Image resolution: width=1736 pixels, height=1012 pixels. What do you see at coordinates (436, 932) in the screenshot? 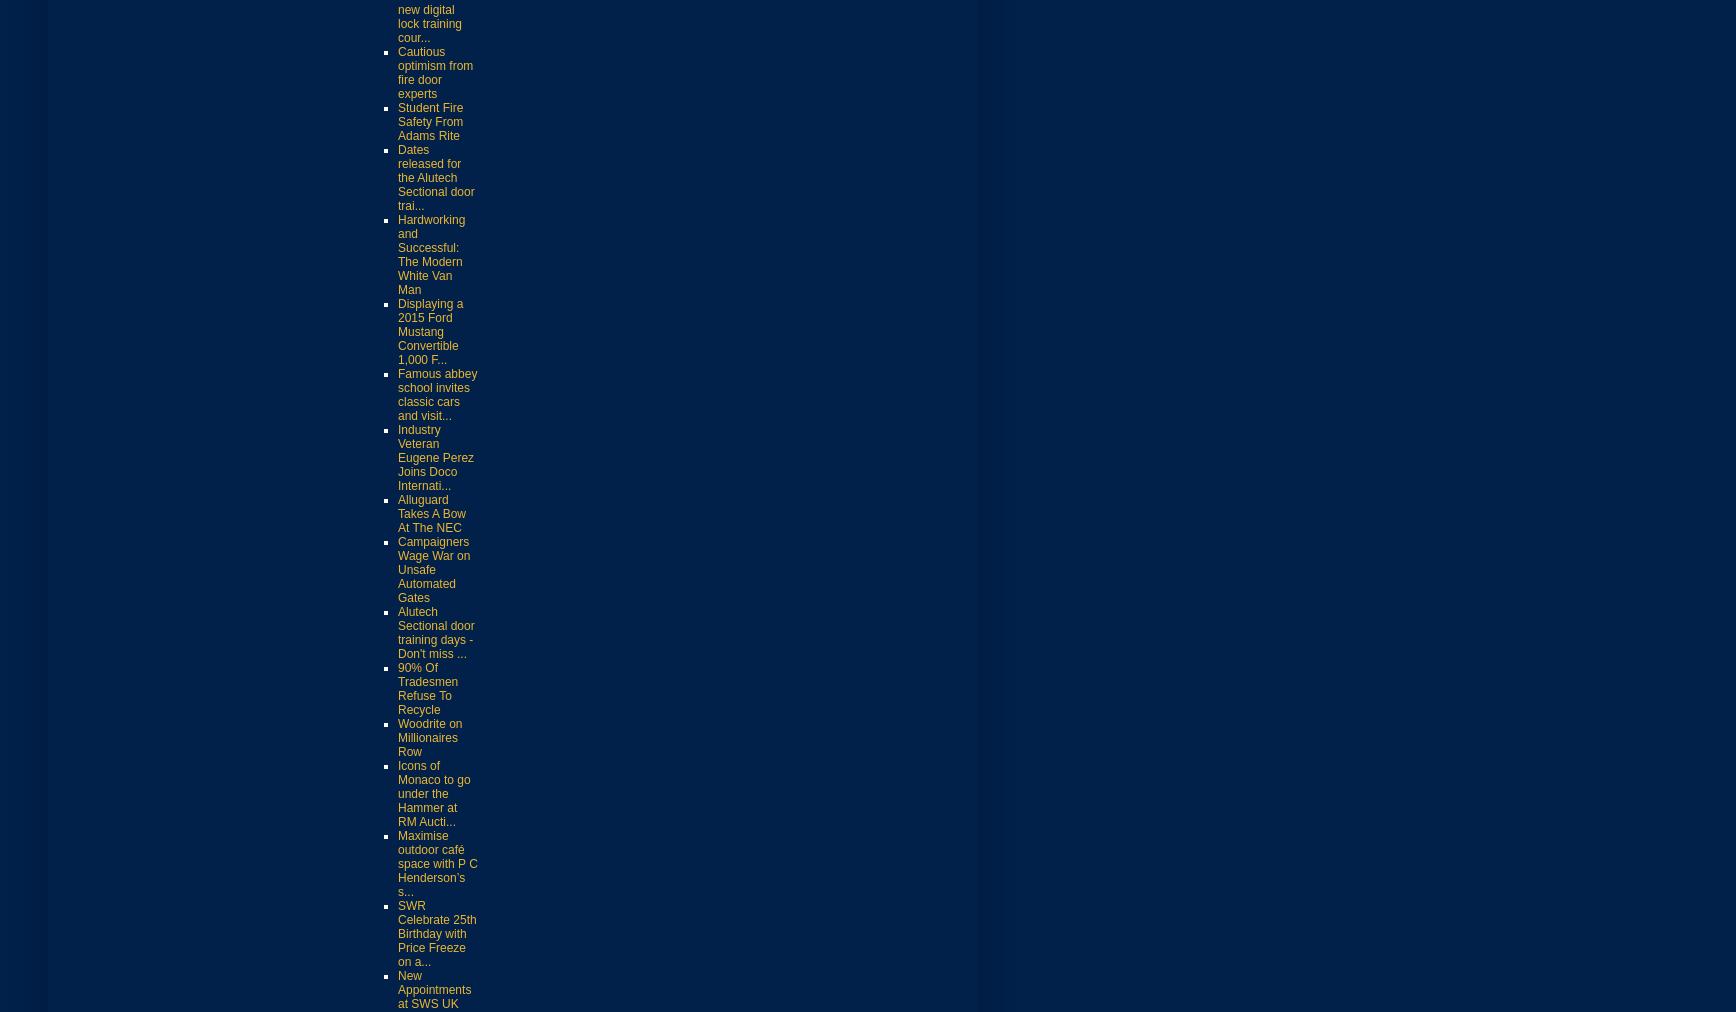
I see `'SWR Celebrate 25th Birthday with Price Freeze on a...'` at bounding box center [436, 932].